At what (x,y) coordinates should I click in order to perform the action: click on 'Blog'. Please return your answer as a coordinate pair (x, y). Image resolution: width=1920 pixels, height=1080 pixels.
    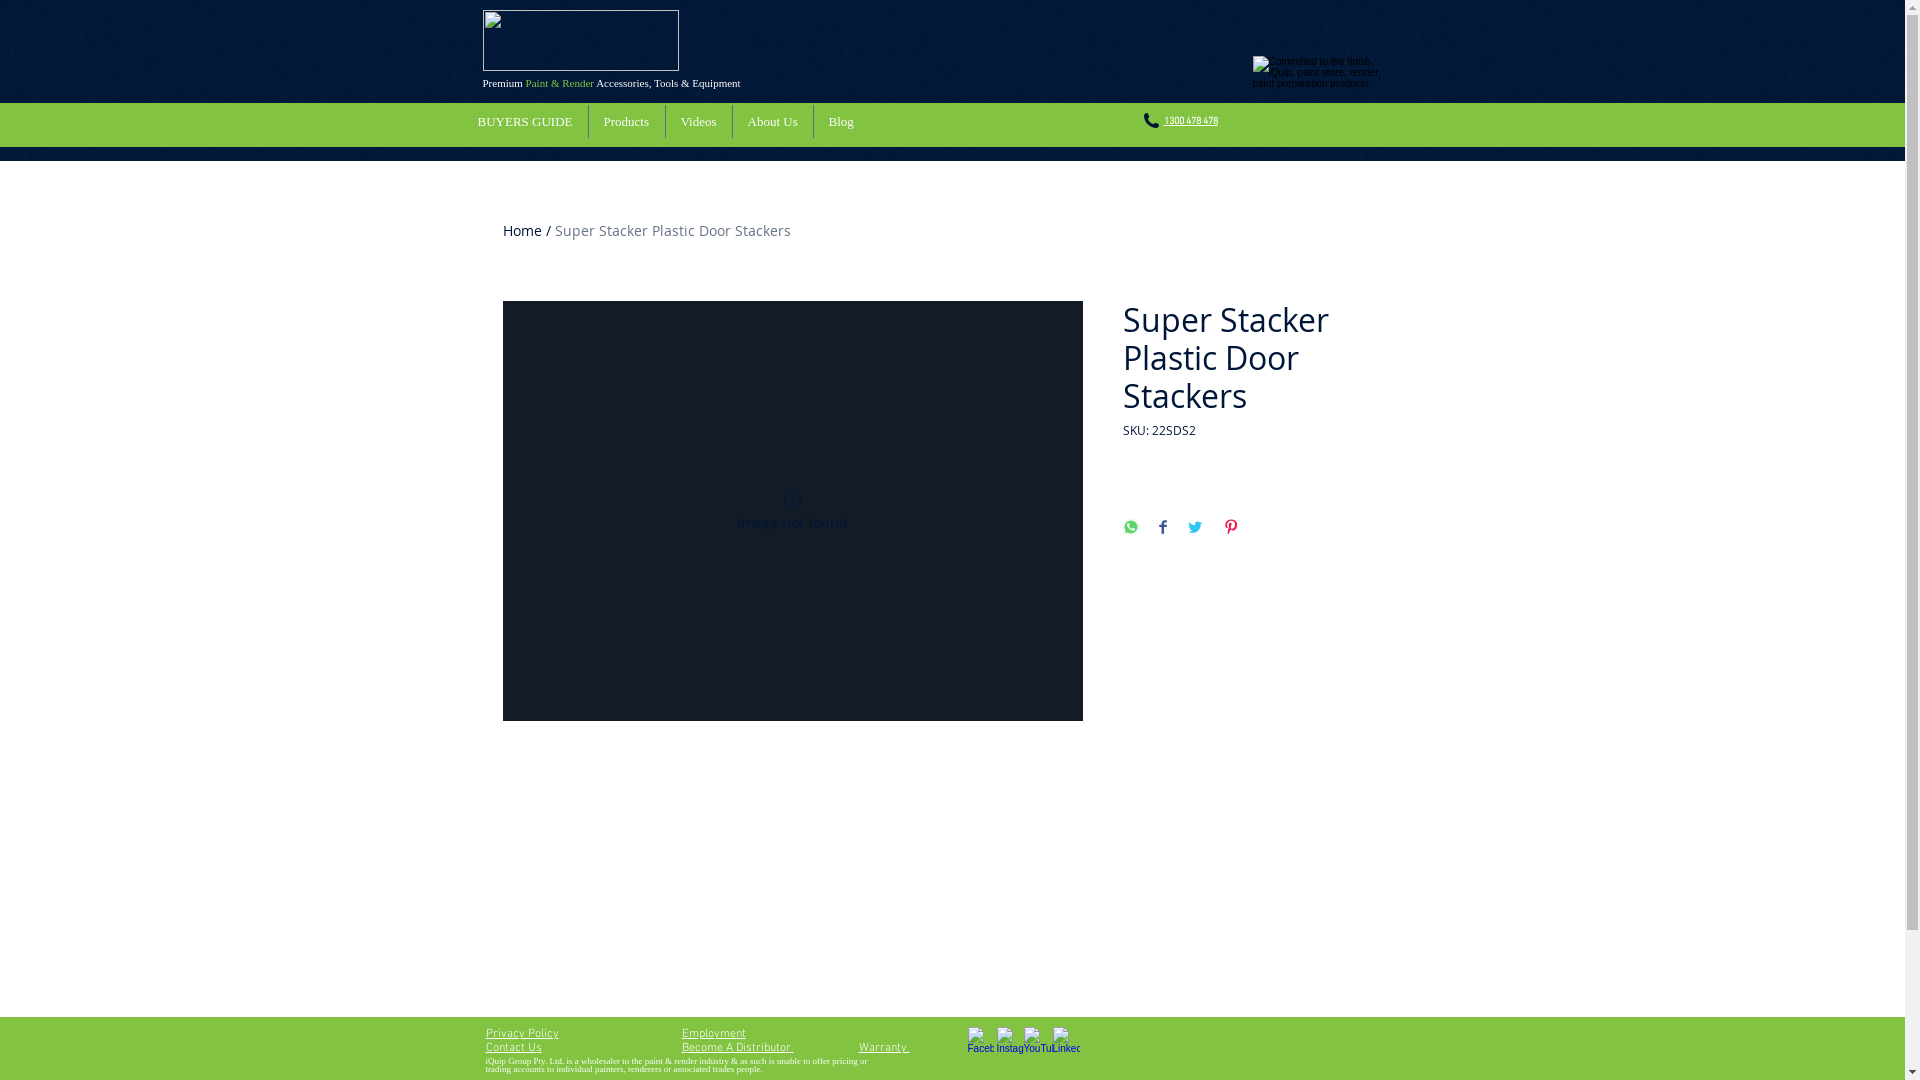
    Looking at the image, I should click on (840, 121).